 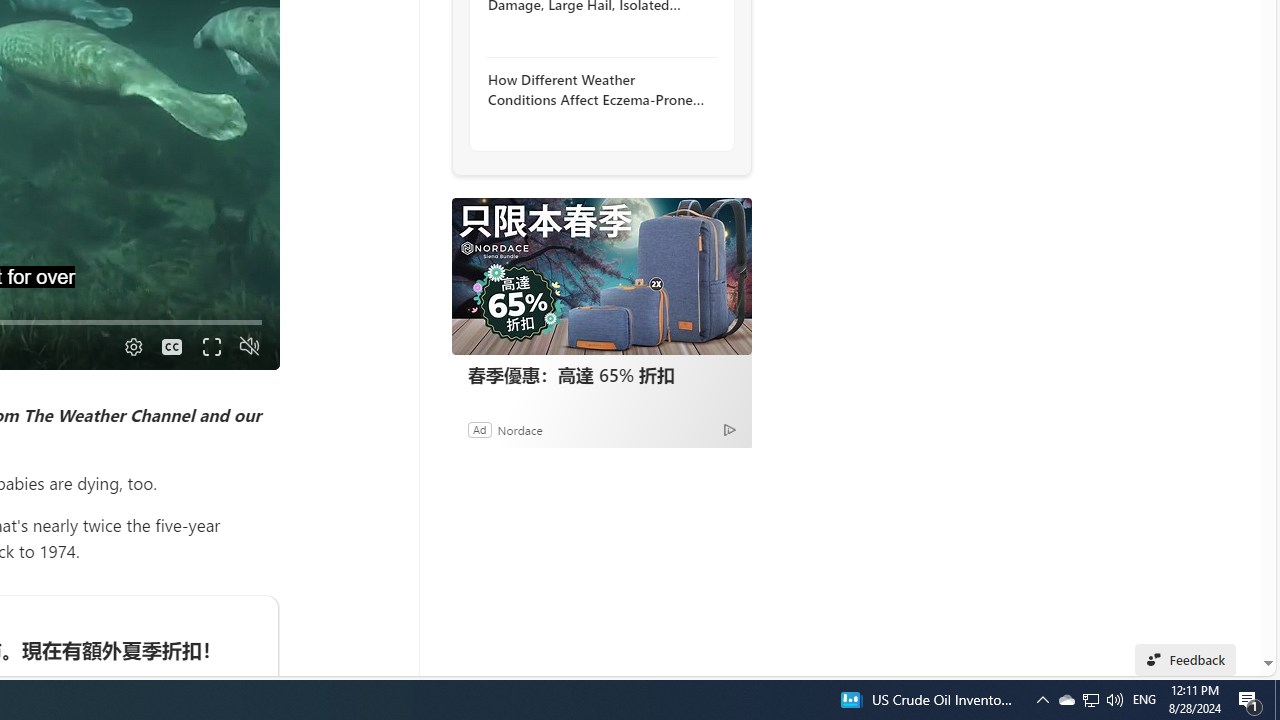 I want to click on 'Fullscreen', so click(x=211, y=346).